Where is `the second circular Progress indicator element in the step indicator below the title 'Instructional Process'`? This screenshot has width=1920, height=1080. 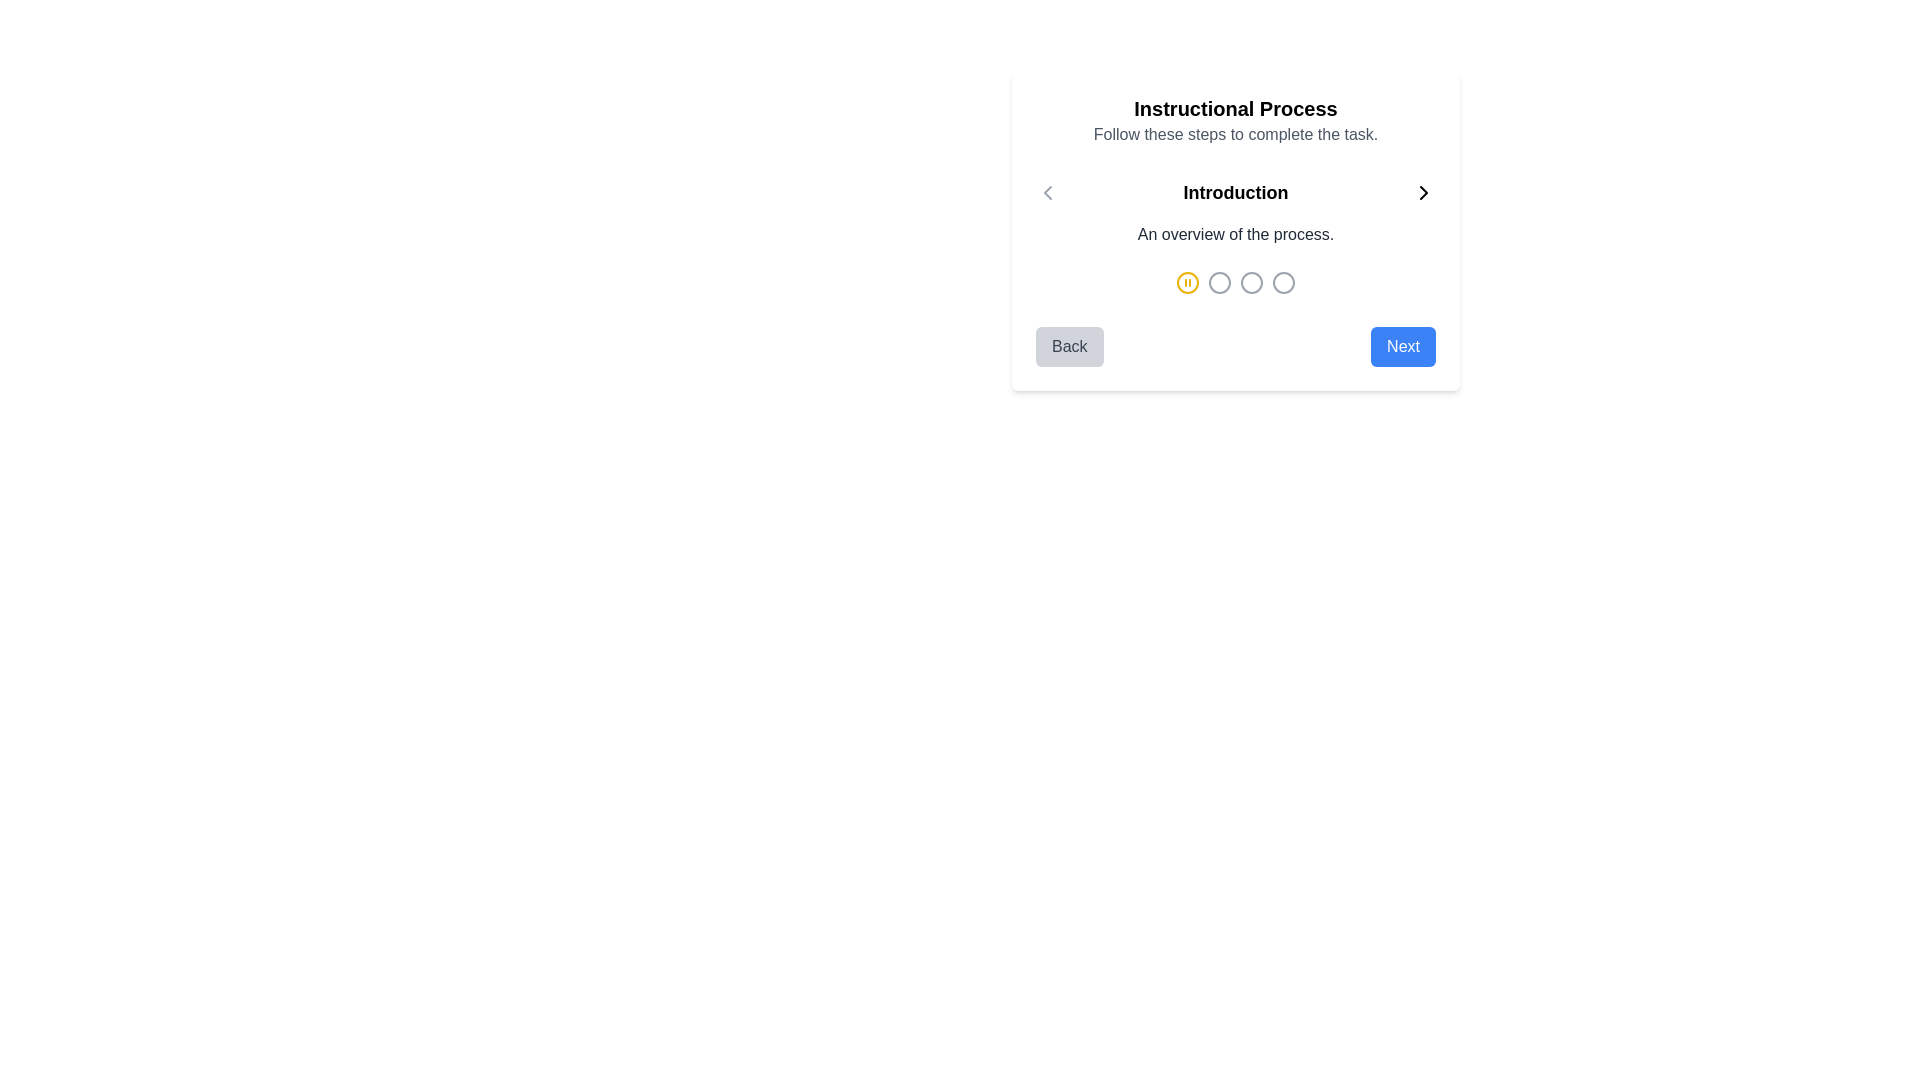
the second circular Progress indicator element in the step indicator below the title 'Instructional Process' is located at coordinates (1218, 282).